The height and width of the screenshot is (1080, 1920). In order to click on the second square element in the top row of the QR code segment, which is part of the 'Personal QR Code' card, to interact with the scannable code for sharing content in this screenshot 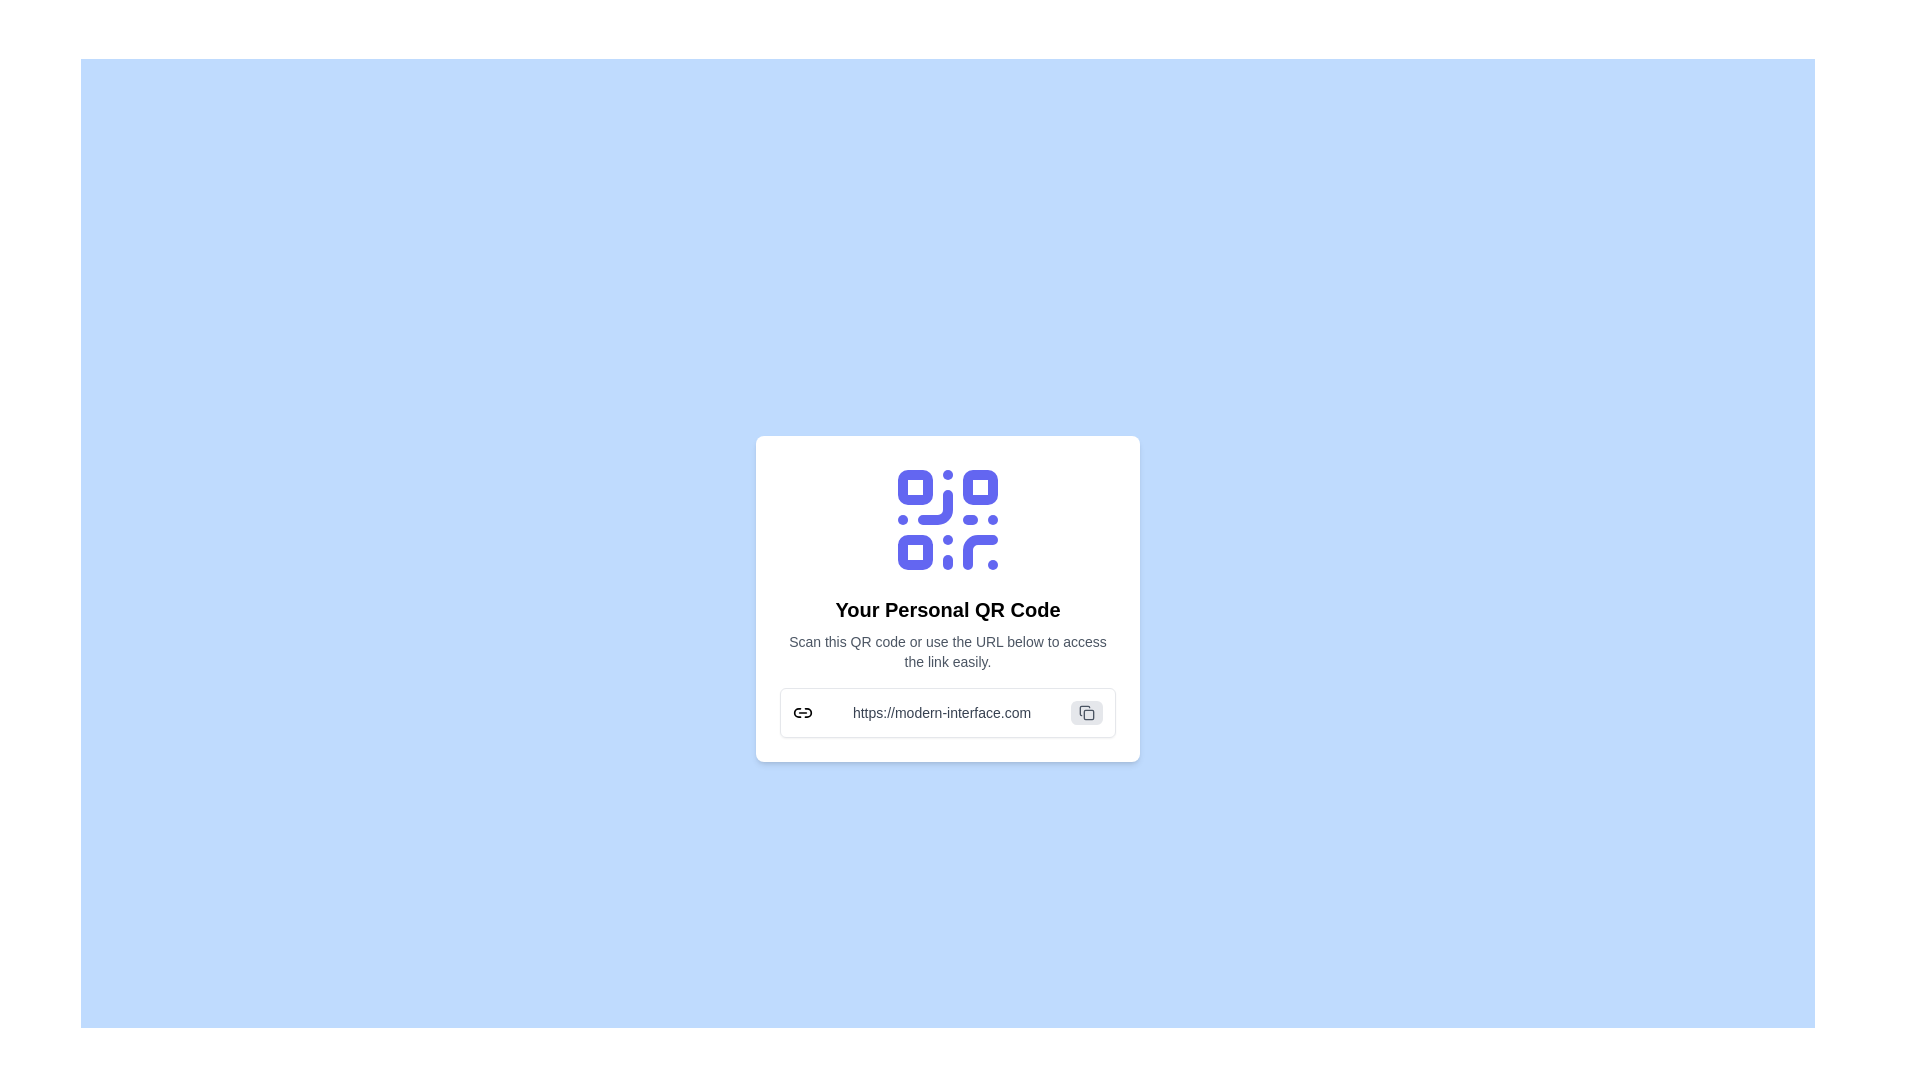, I will do `click(980, 487)`.